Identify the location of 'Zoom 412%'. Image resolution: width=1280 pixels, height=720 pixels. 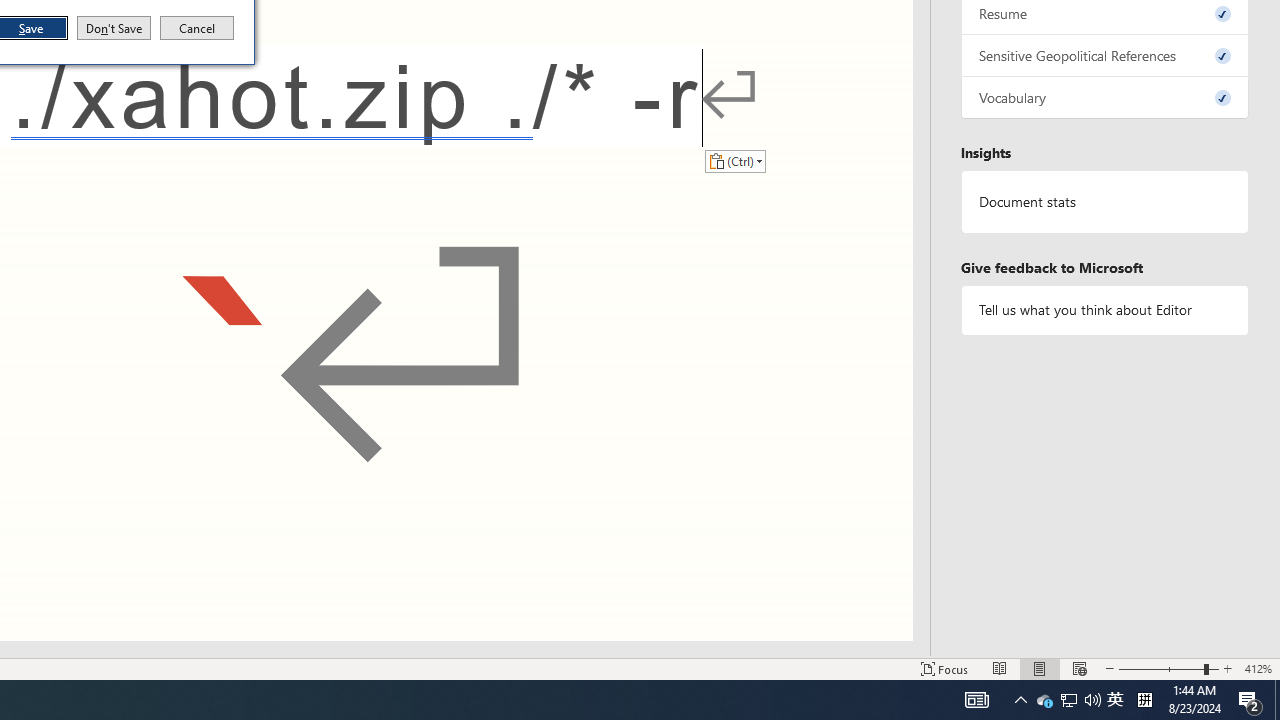
(1257, 669).